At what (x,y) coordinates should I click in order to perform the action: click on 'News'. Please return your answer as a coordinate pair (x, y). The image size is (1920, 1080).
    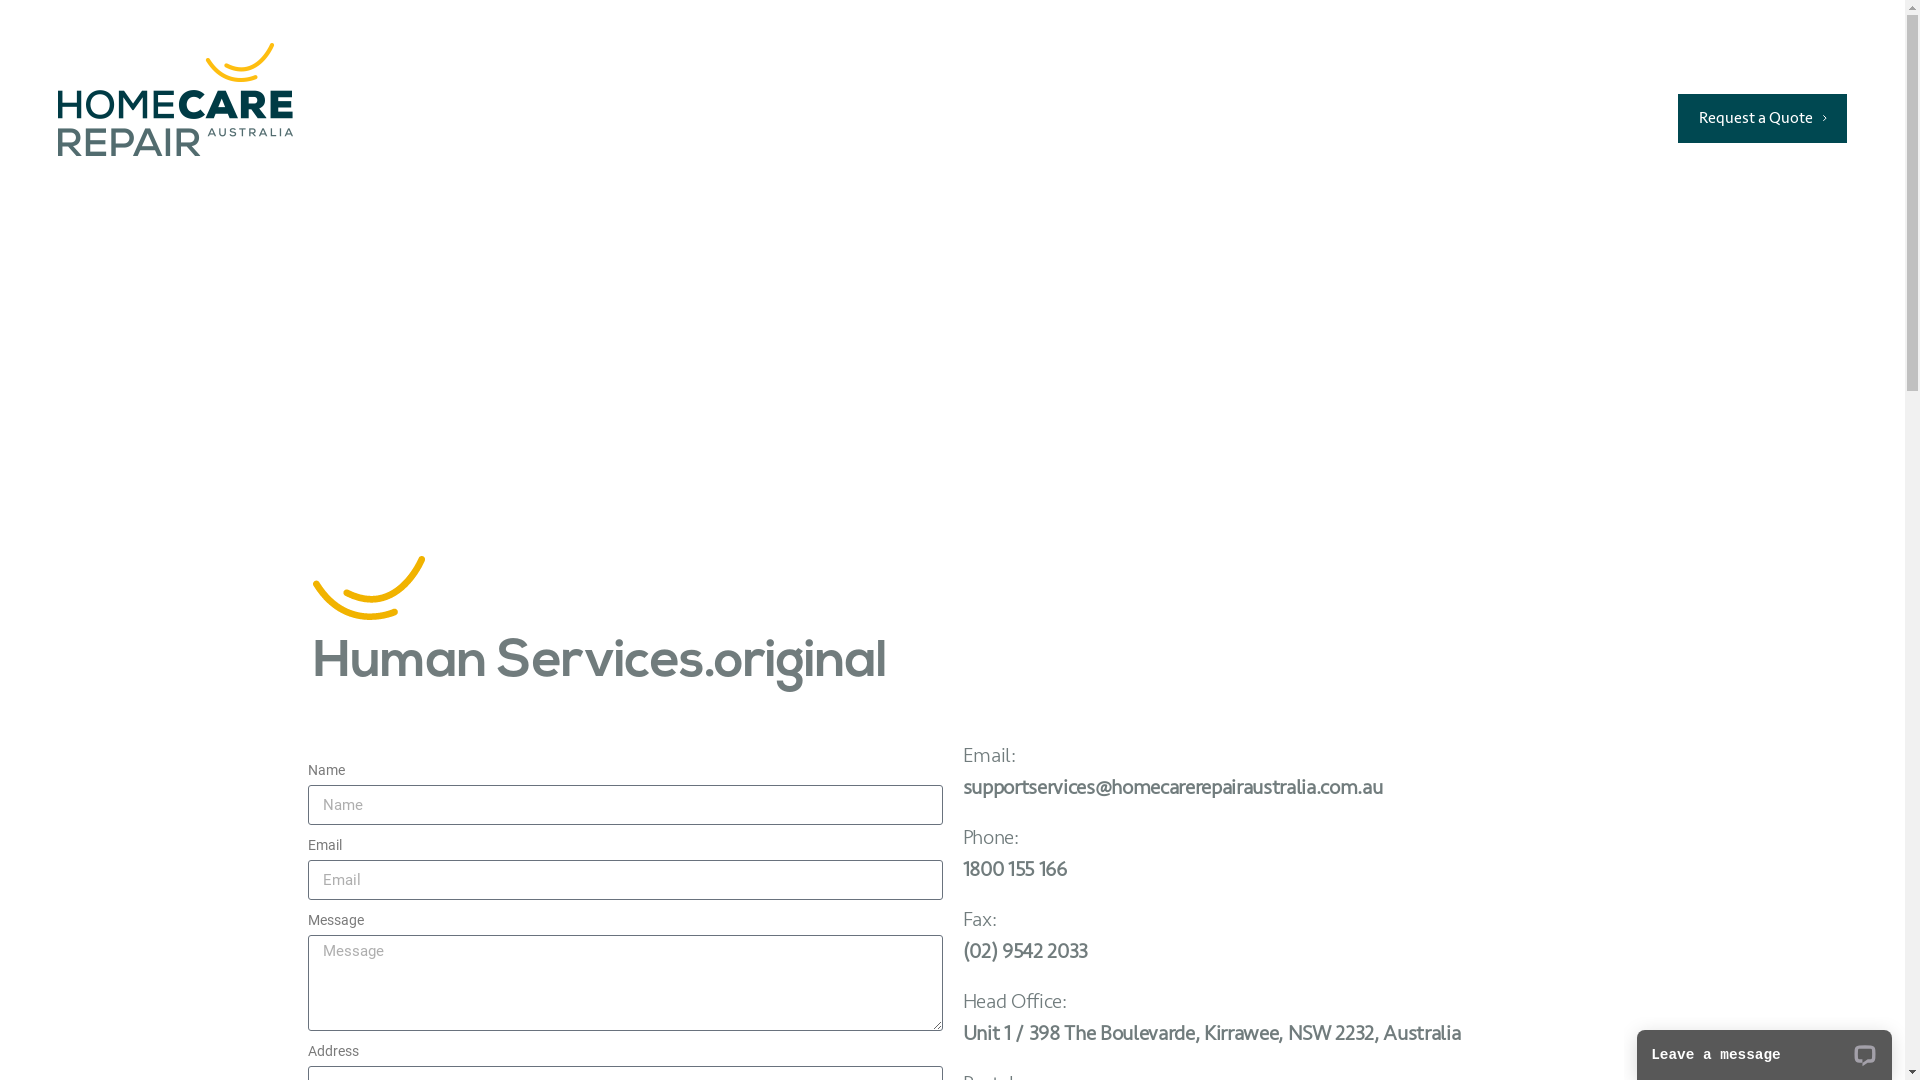
    Looking at the image, I should click on (1314, 117).